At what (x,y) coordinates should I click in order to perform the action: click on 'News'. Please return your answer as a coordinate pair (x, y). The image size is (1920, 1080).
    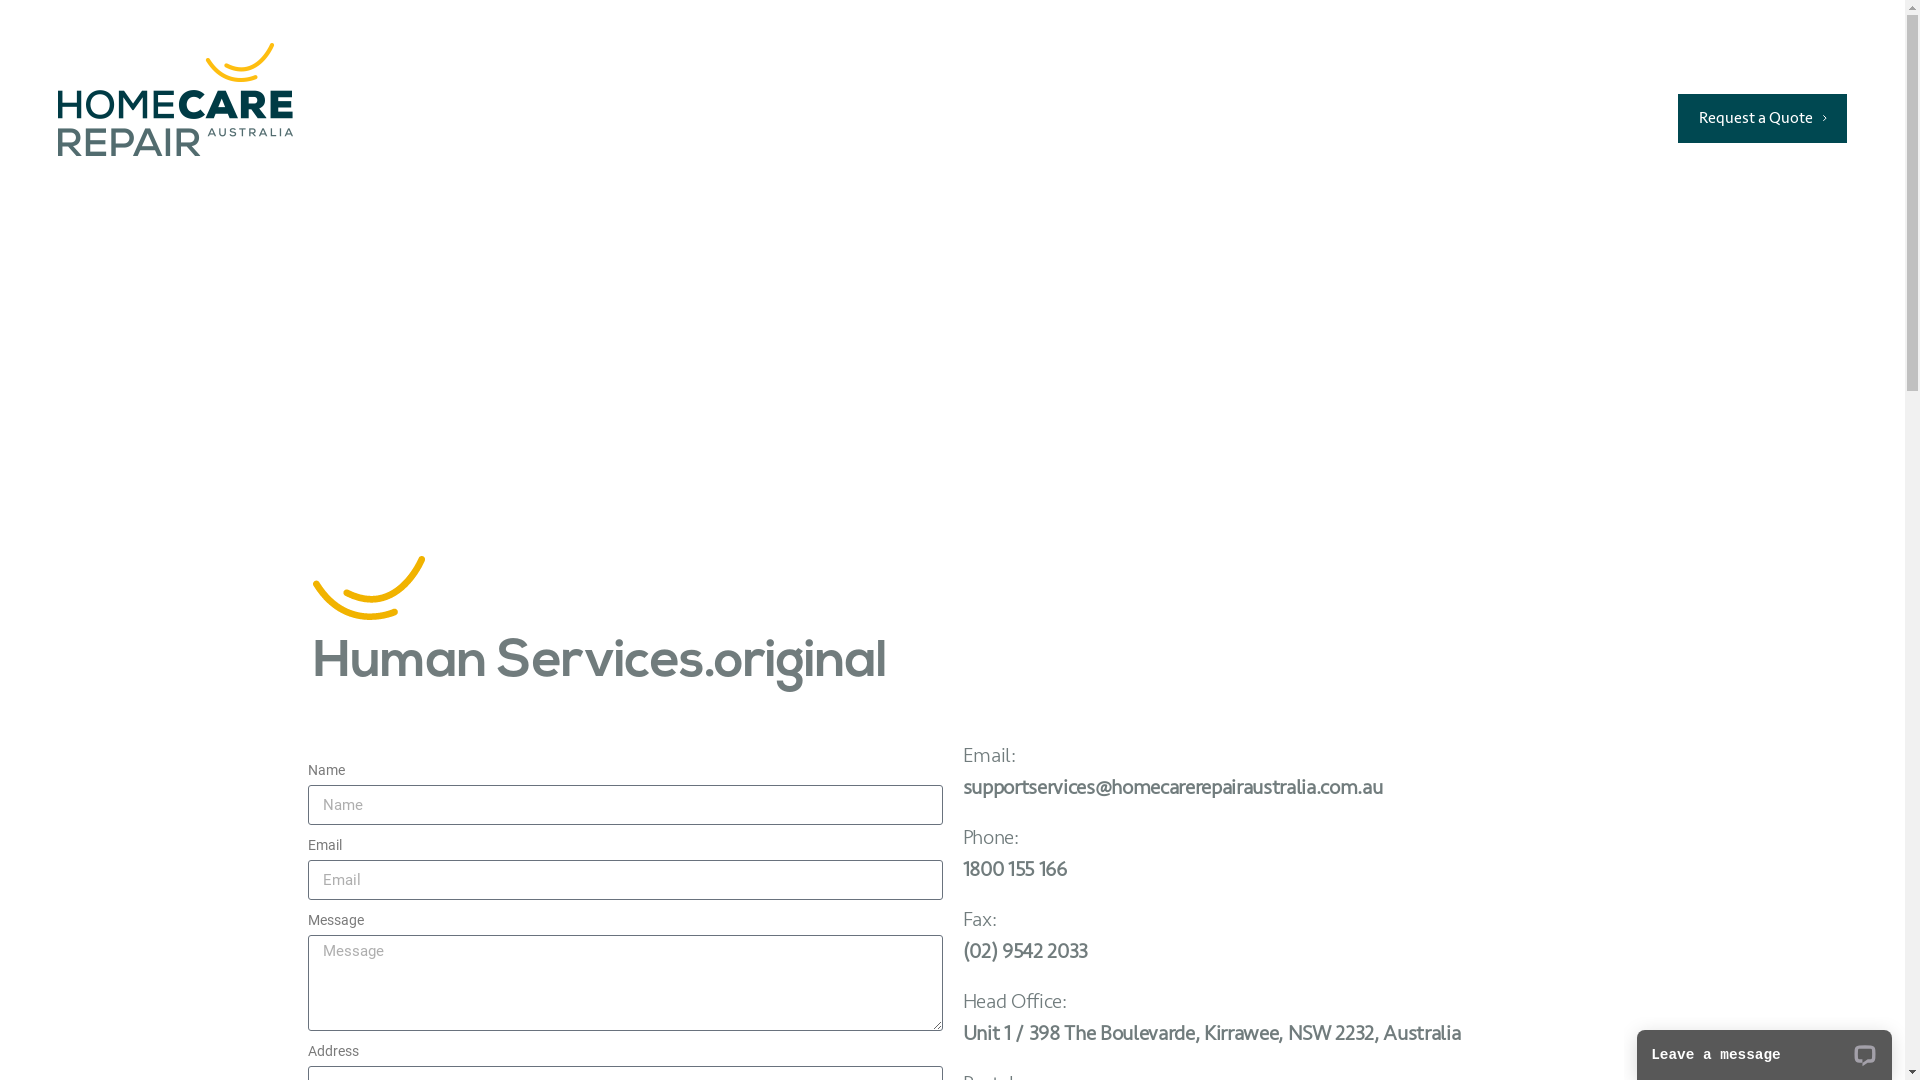
    Looking at the image, I should click on (1314, 117).